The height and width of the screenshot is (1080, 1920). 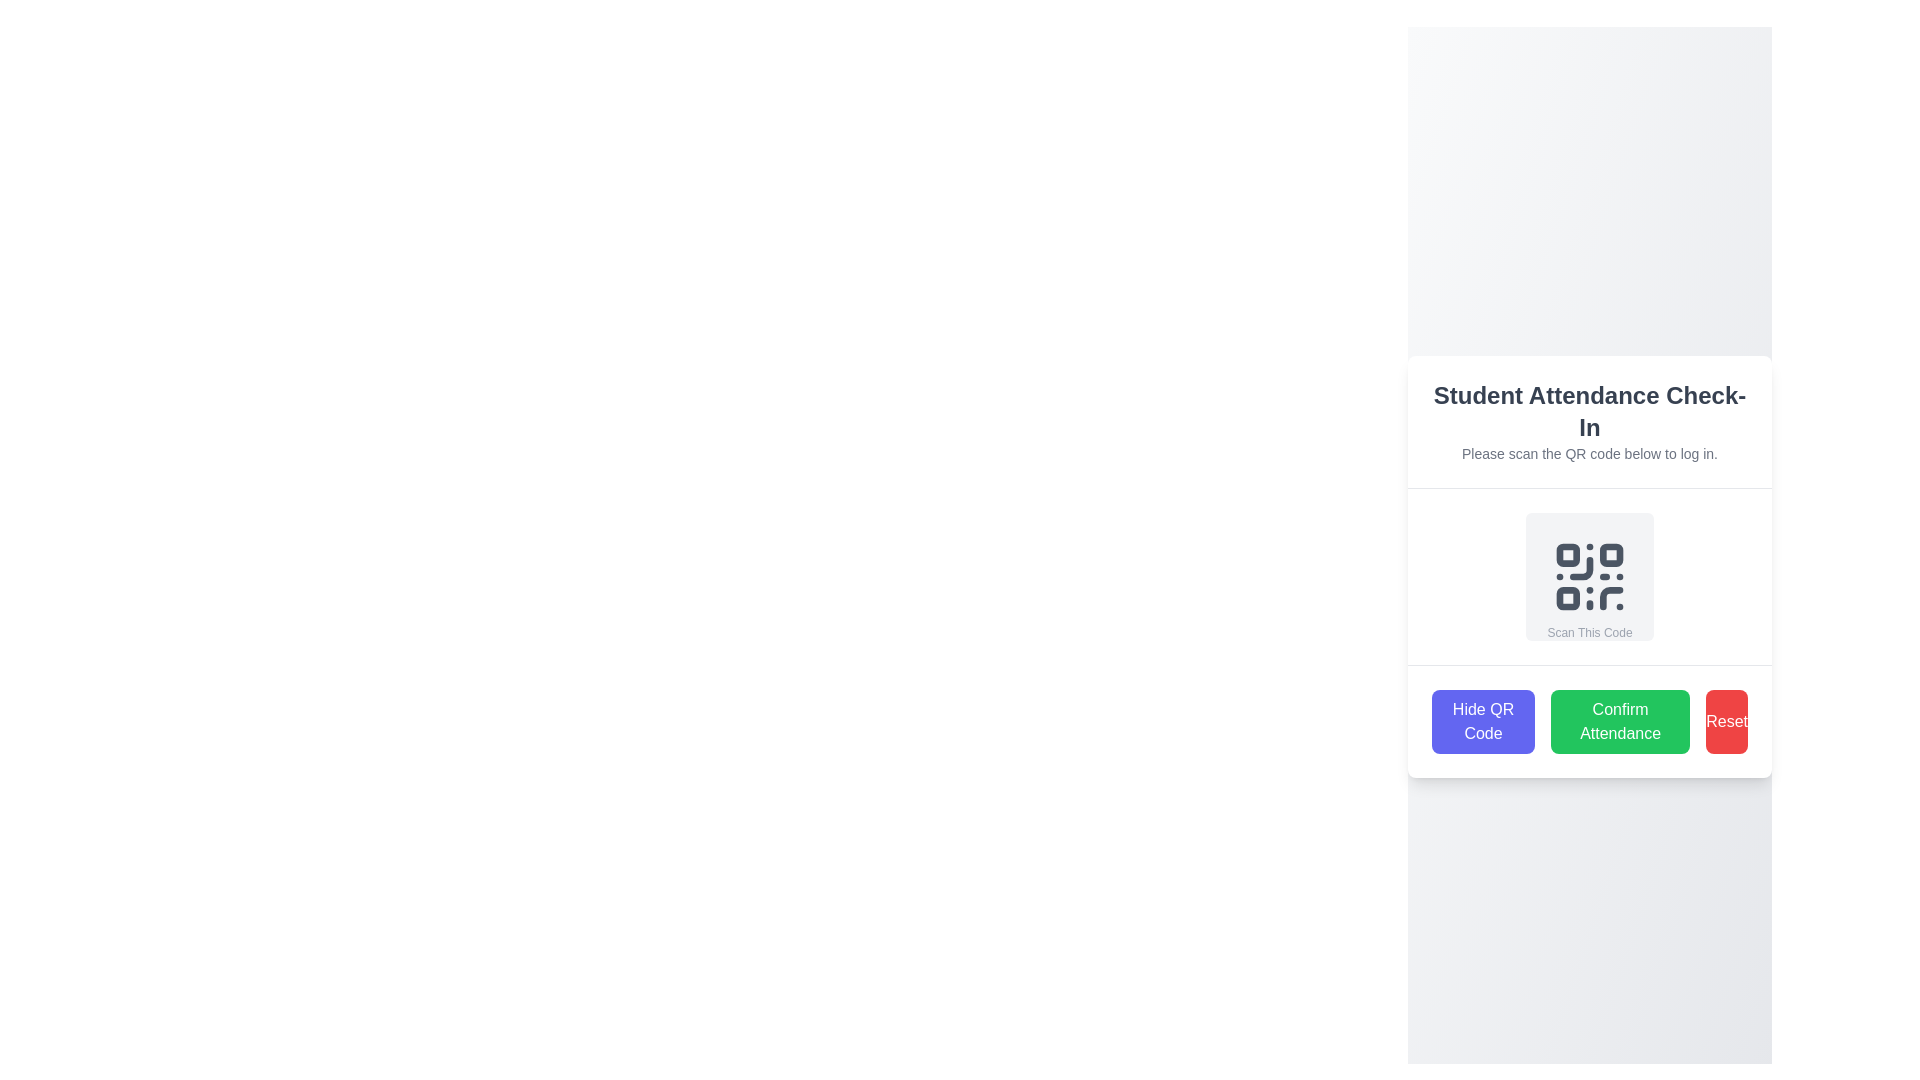 I want to click on the green button labeled 'Confirm Attendance' to confirm attendance, so click(x=1588, y=721).